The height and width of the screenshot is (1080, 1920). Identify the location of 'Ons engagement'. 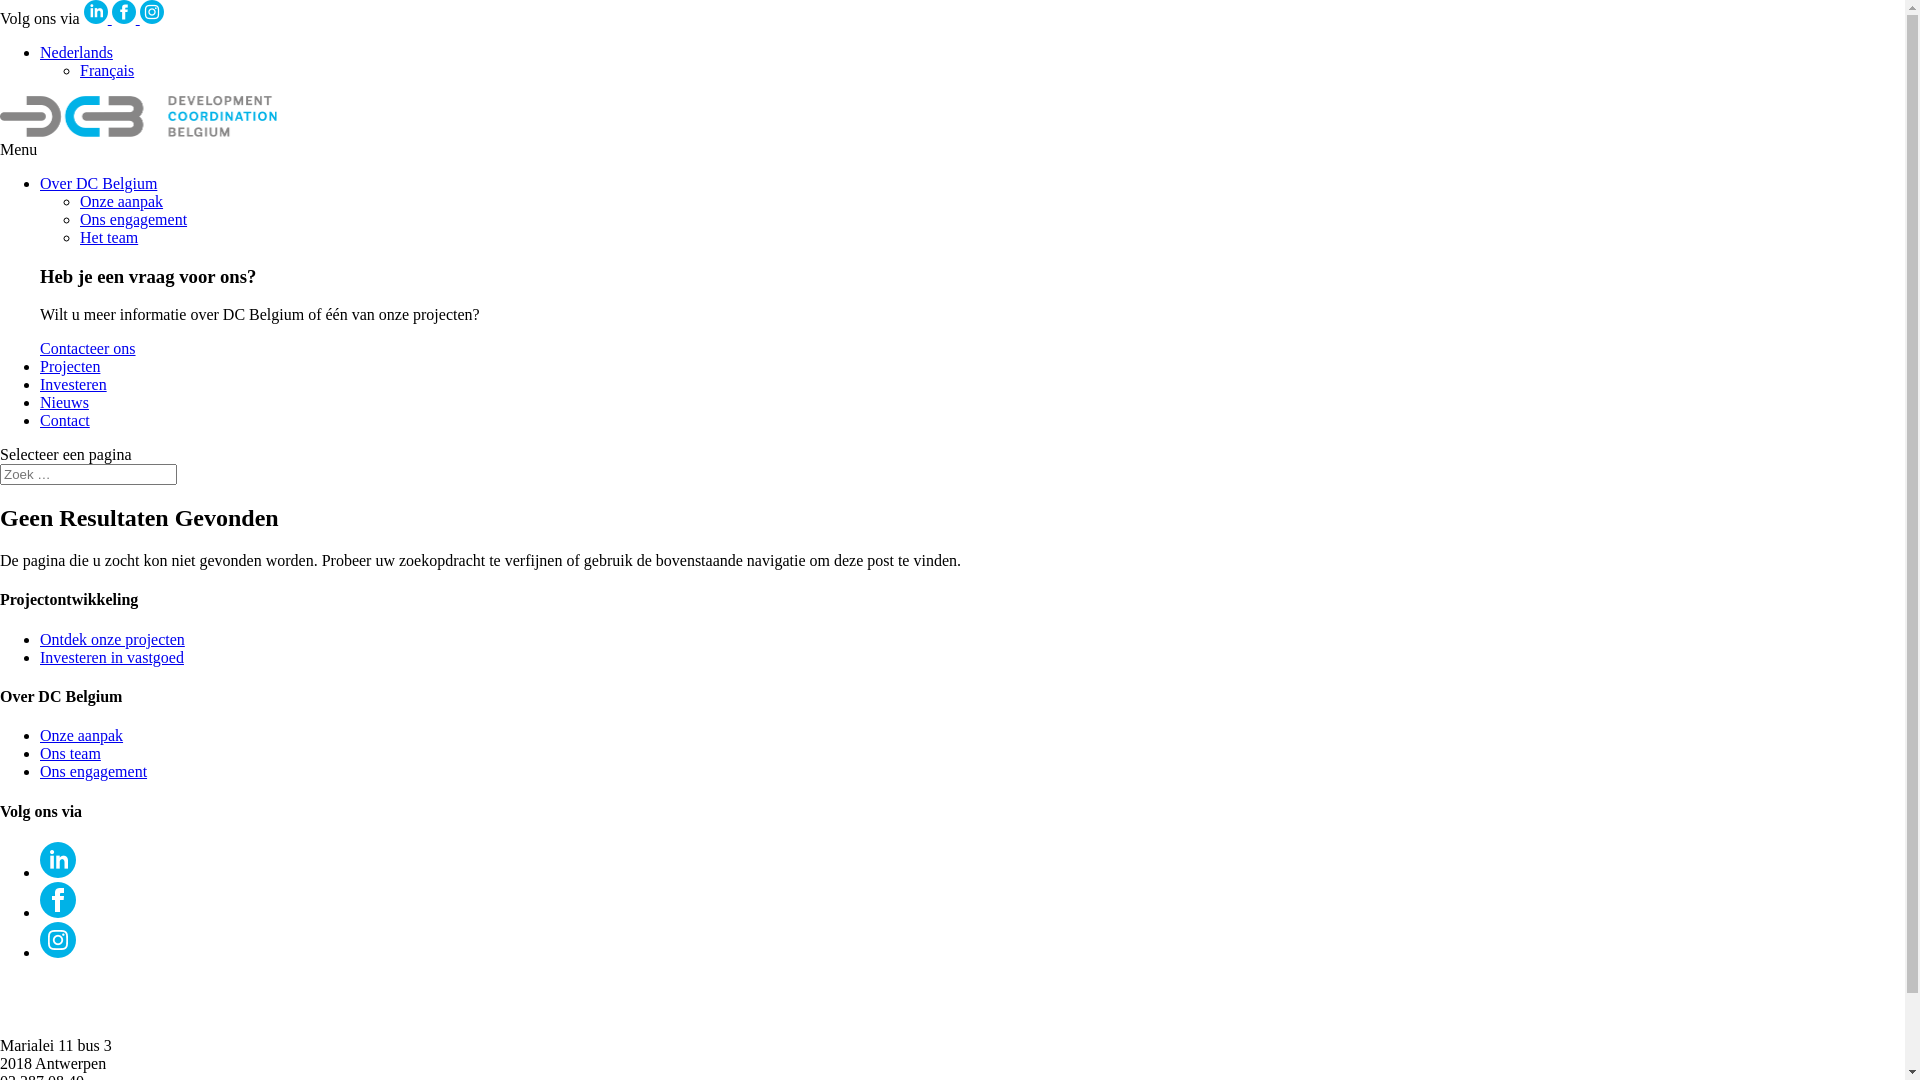
(92, 770).